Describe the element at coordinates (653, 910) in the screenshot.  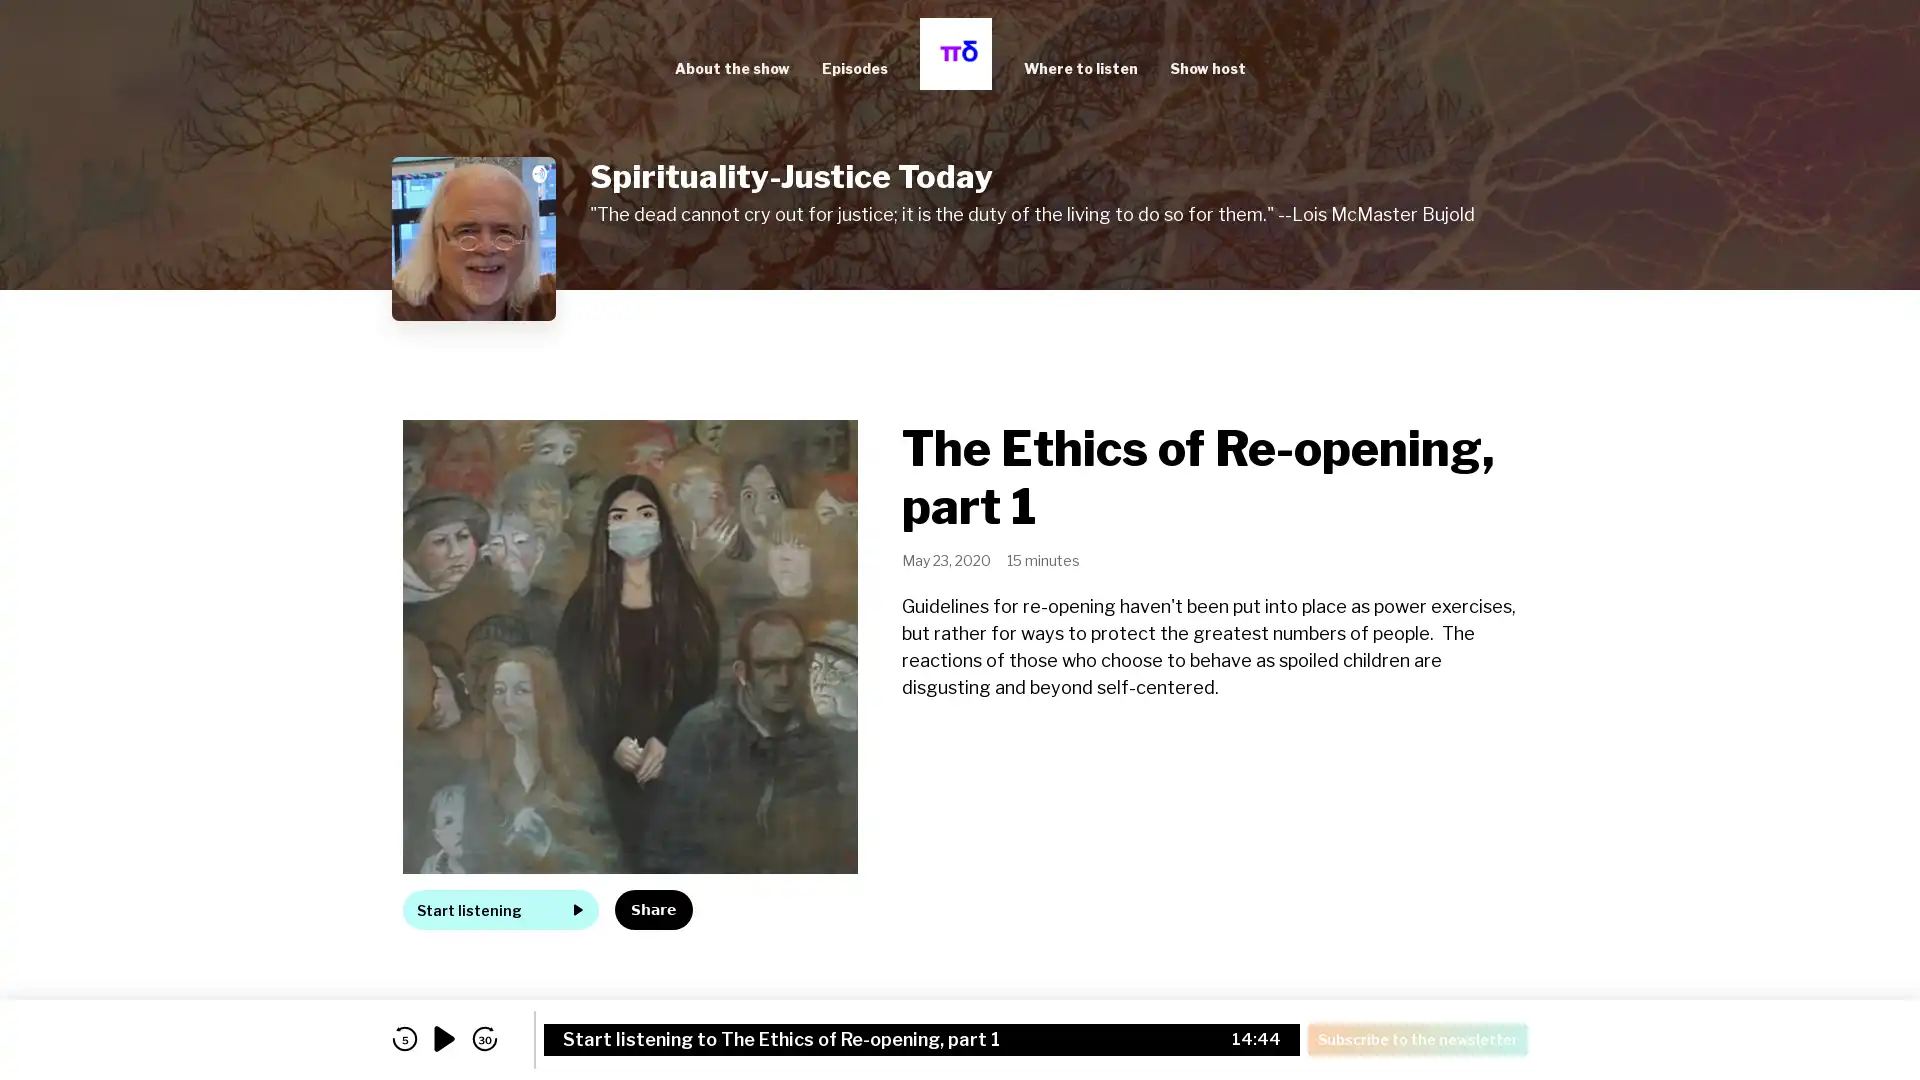
I see `Share` at that location.